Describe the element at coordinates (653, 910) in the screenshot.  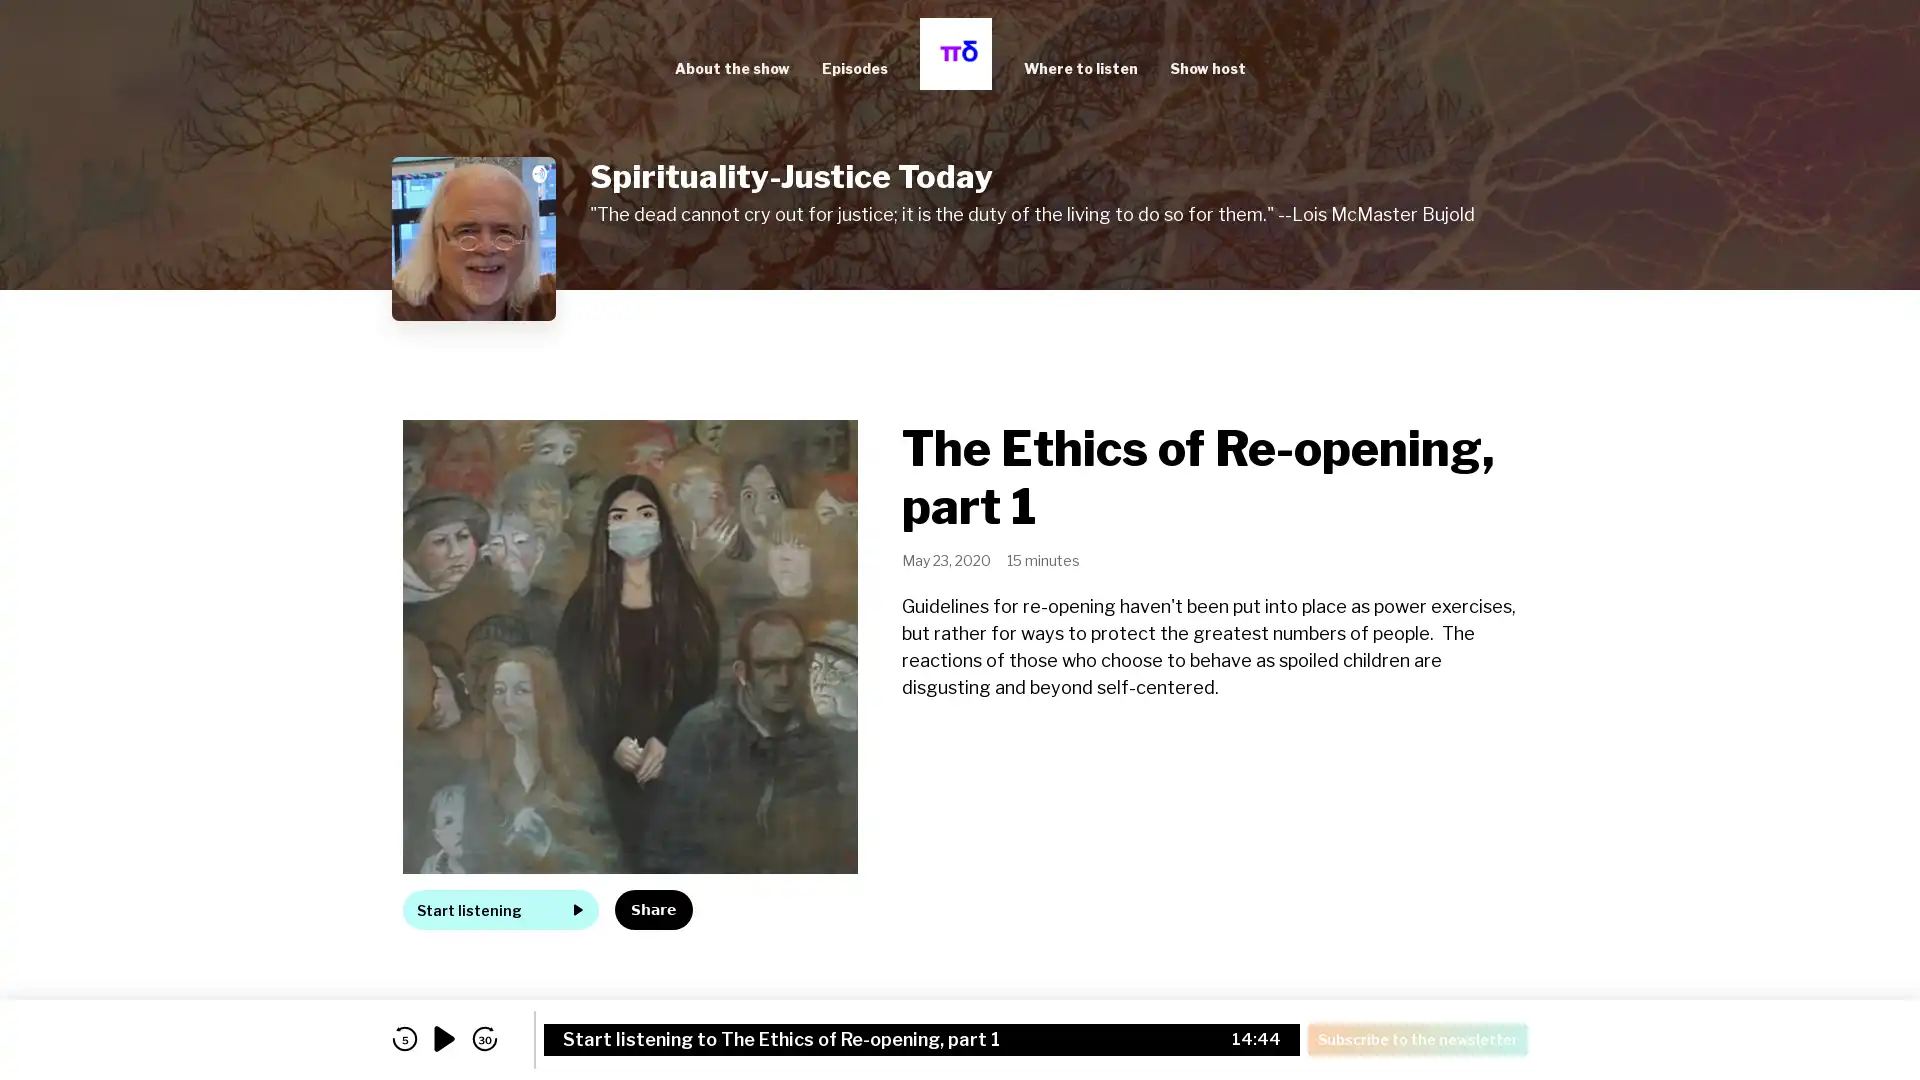
I see `Share` at that location.